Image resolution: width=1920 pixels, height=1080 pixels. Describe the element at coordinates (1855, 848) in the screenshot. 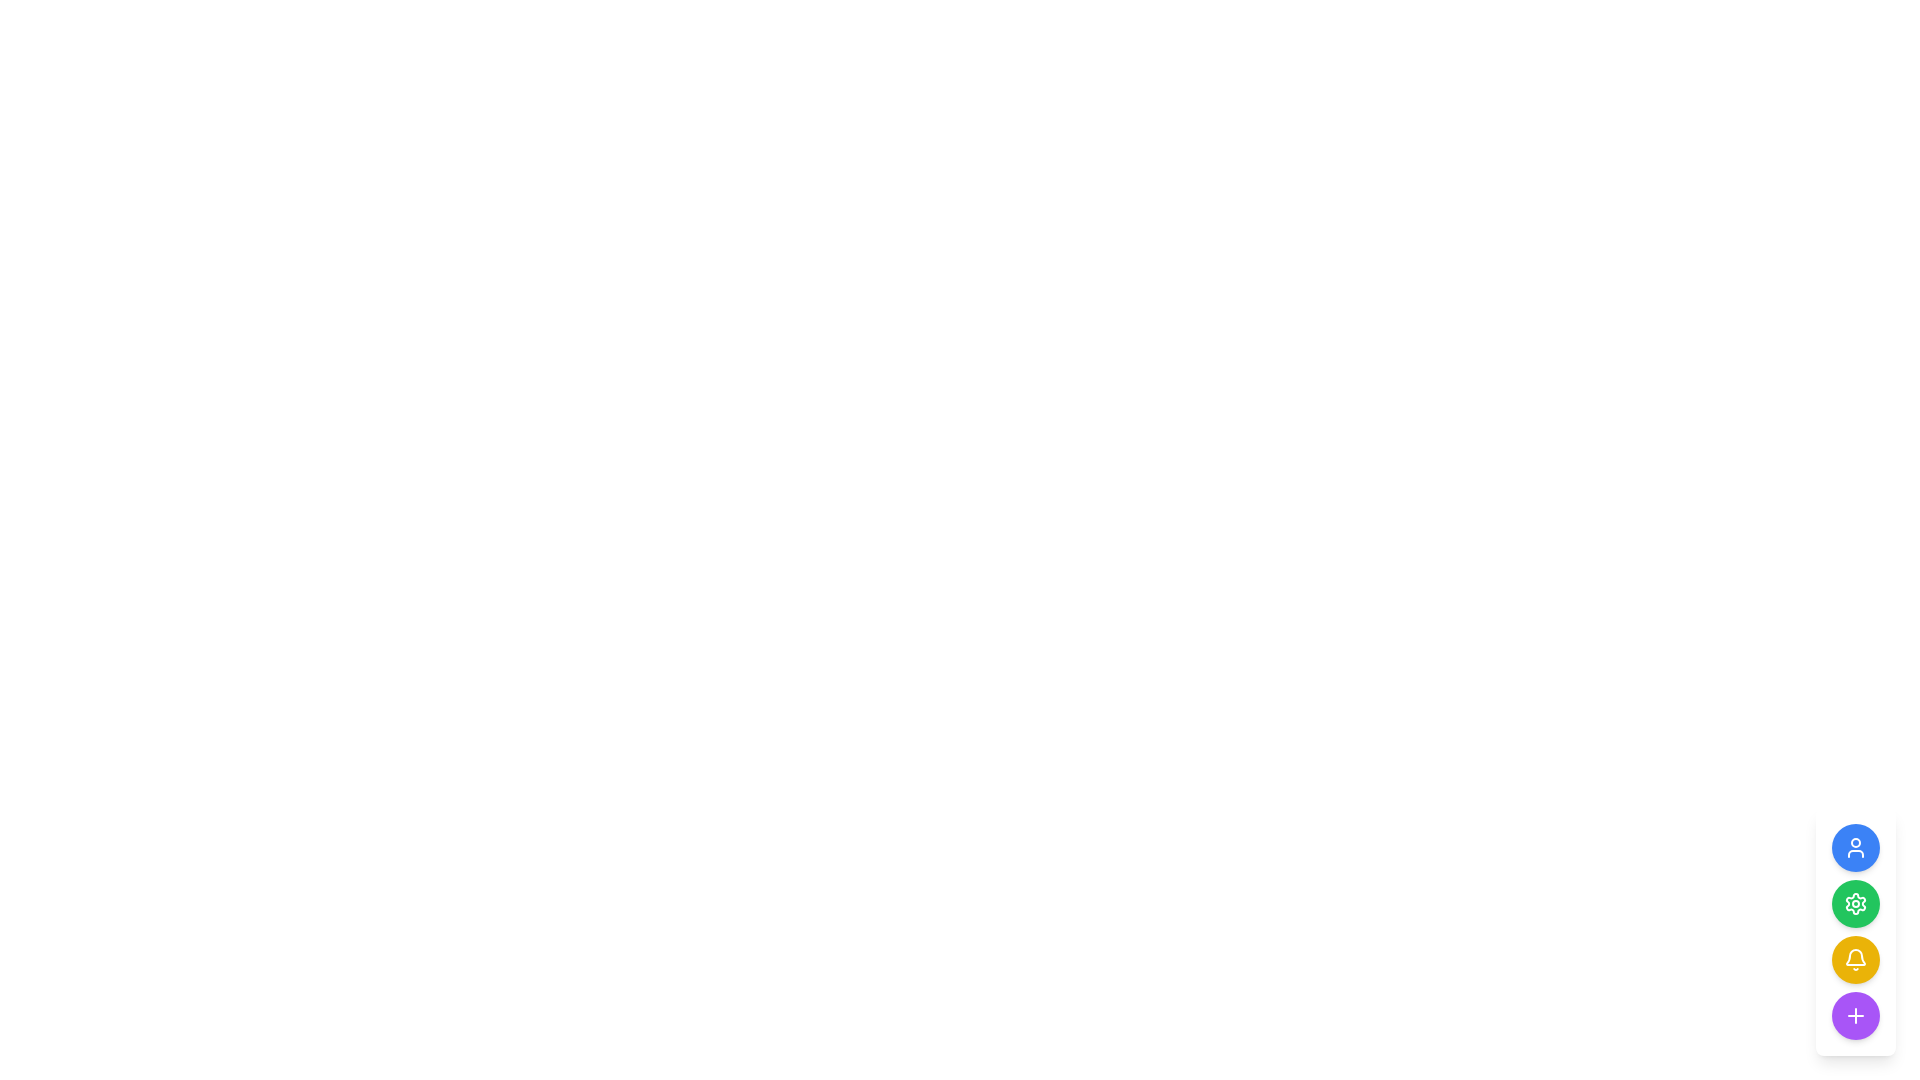

I see `the topmost circular button with a user or account-related icon on the right side of the application interface to observe any tooltip or hover effects` at that location.